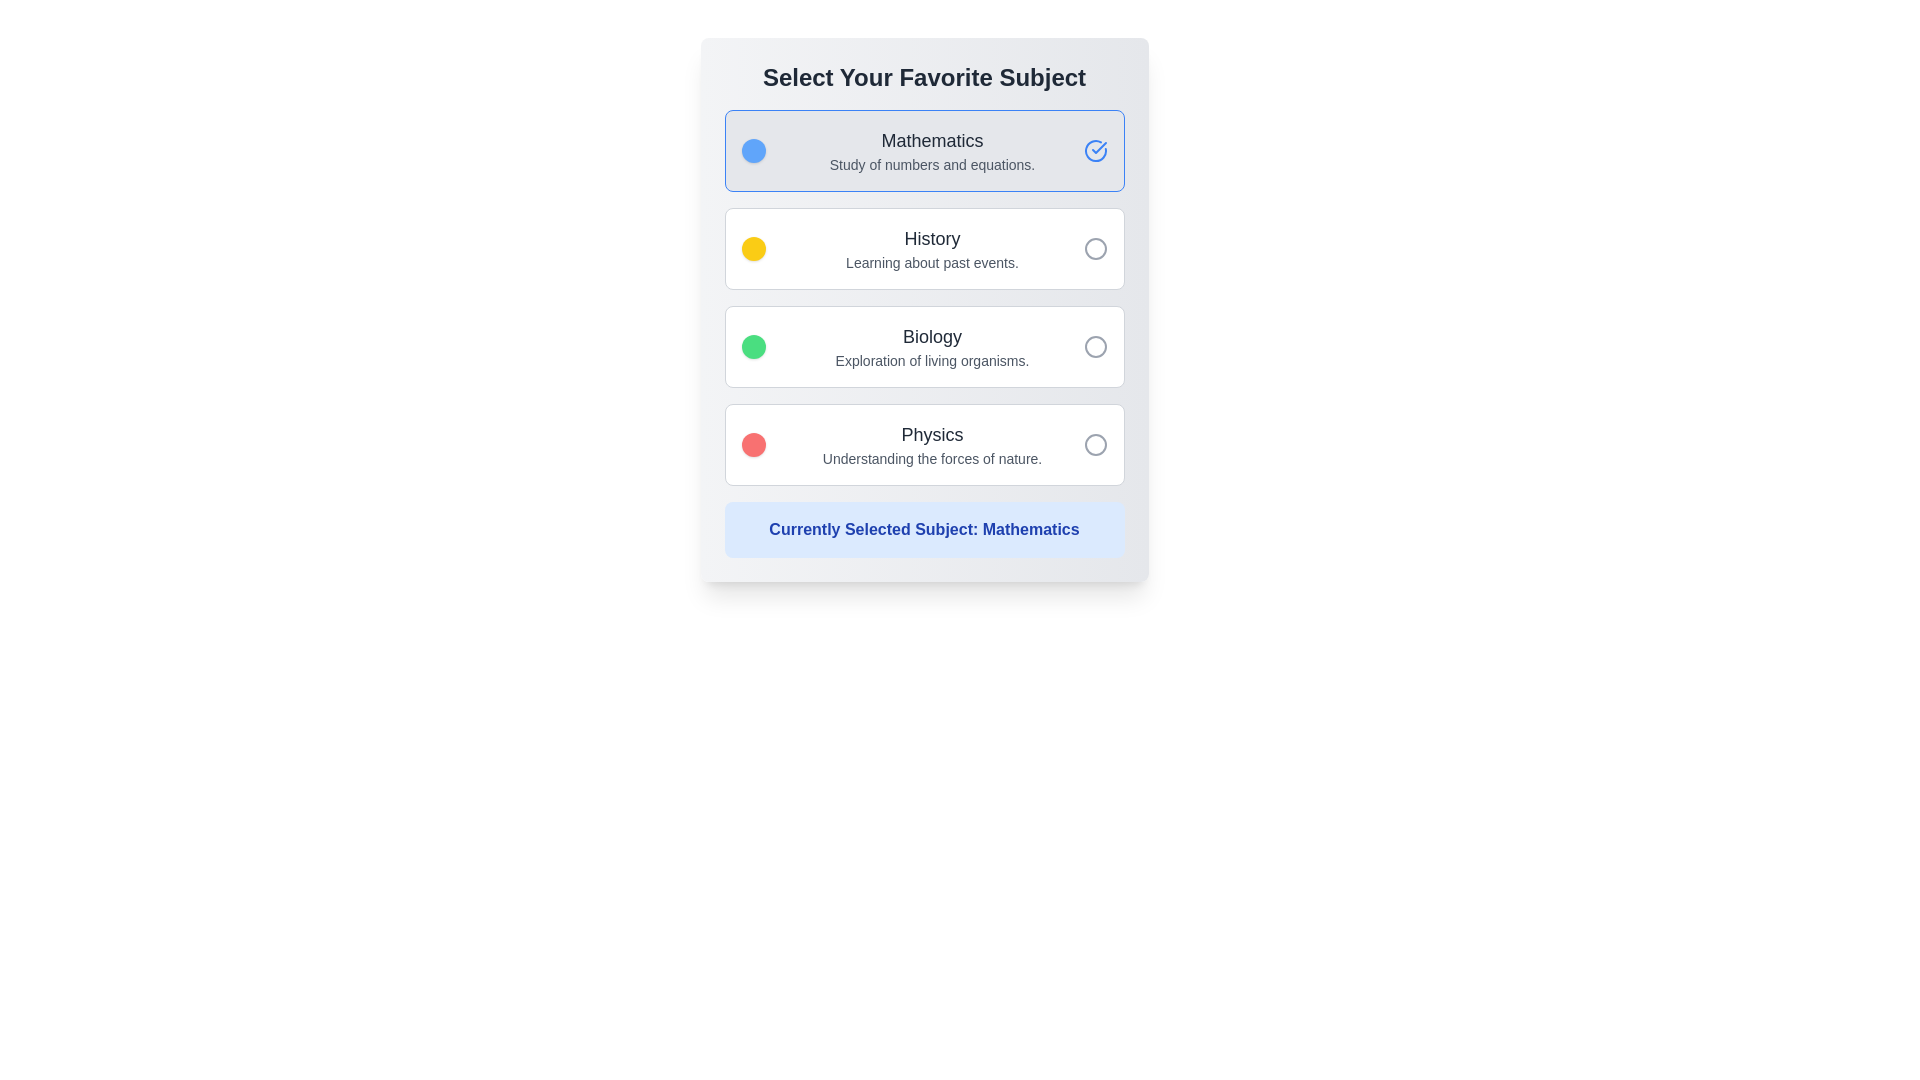 The image size is (1920, 1080). I want to click on the text element reading 'Currently Selected Subject: Mathematics', which is styled in bold blue font and displayed on a light blue background, located at the bottom of a card layout, so click(923, 528).